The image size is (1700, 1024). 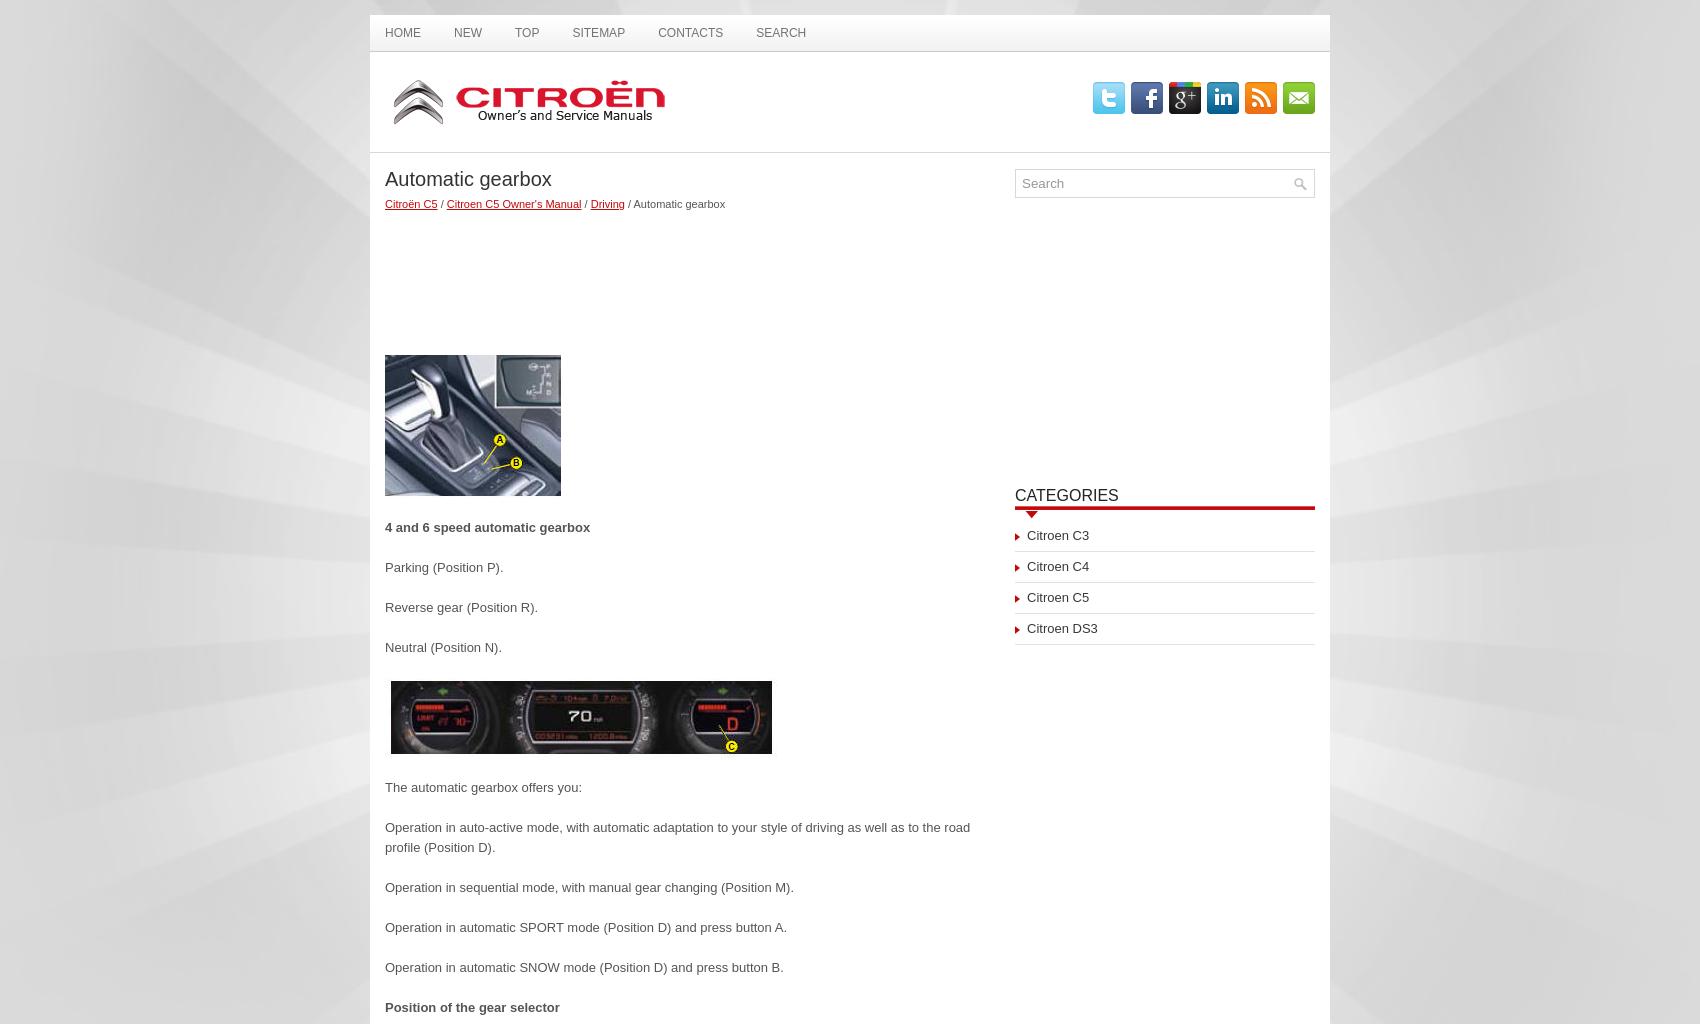 I want to click on 'Operation in automatic SPORT mode (Position D) and press button A.', so click(x=584, y=926).